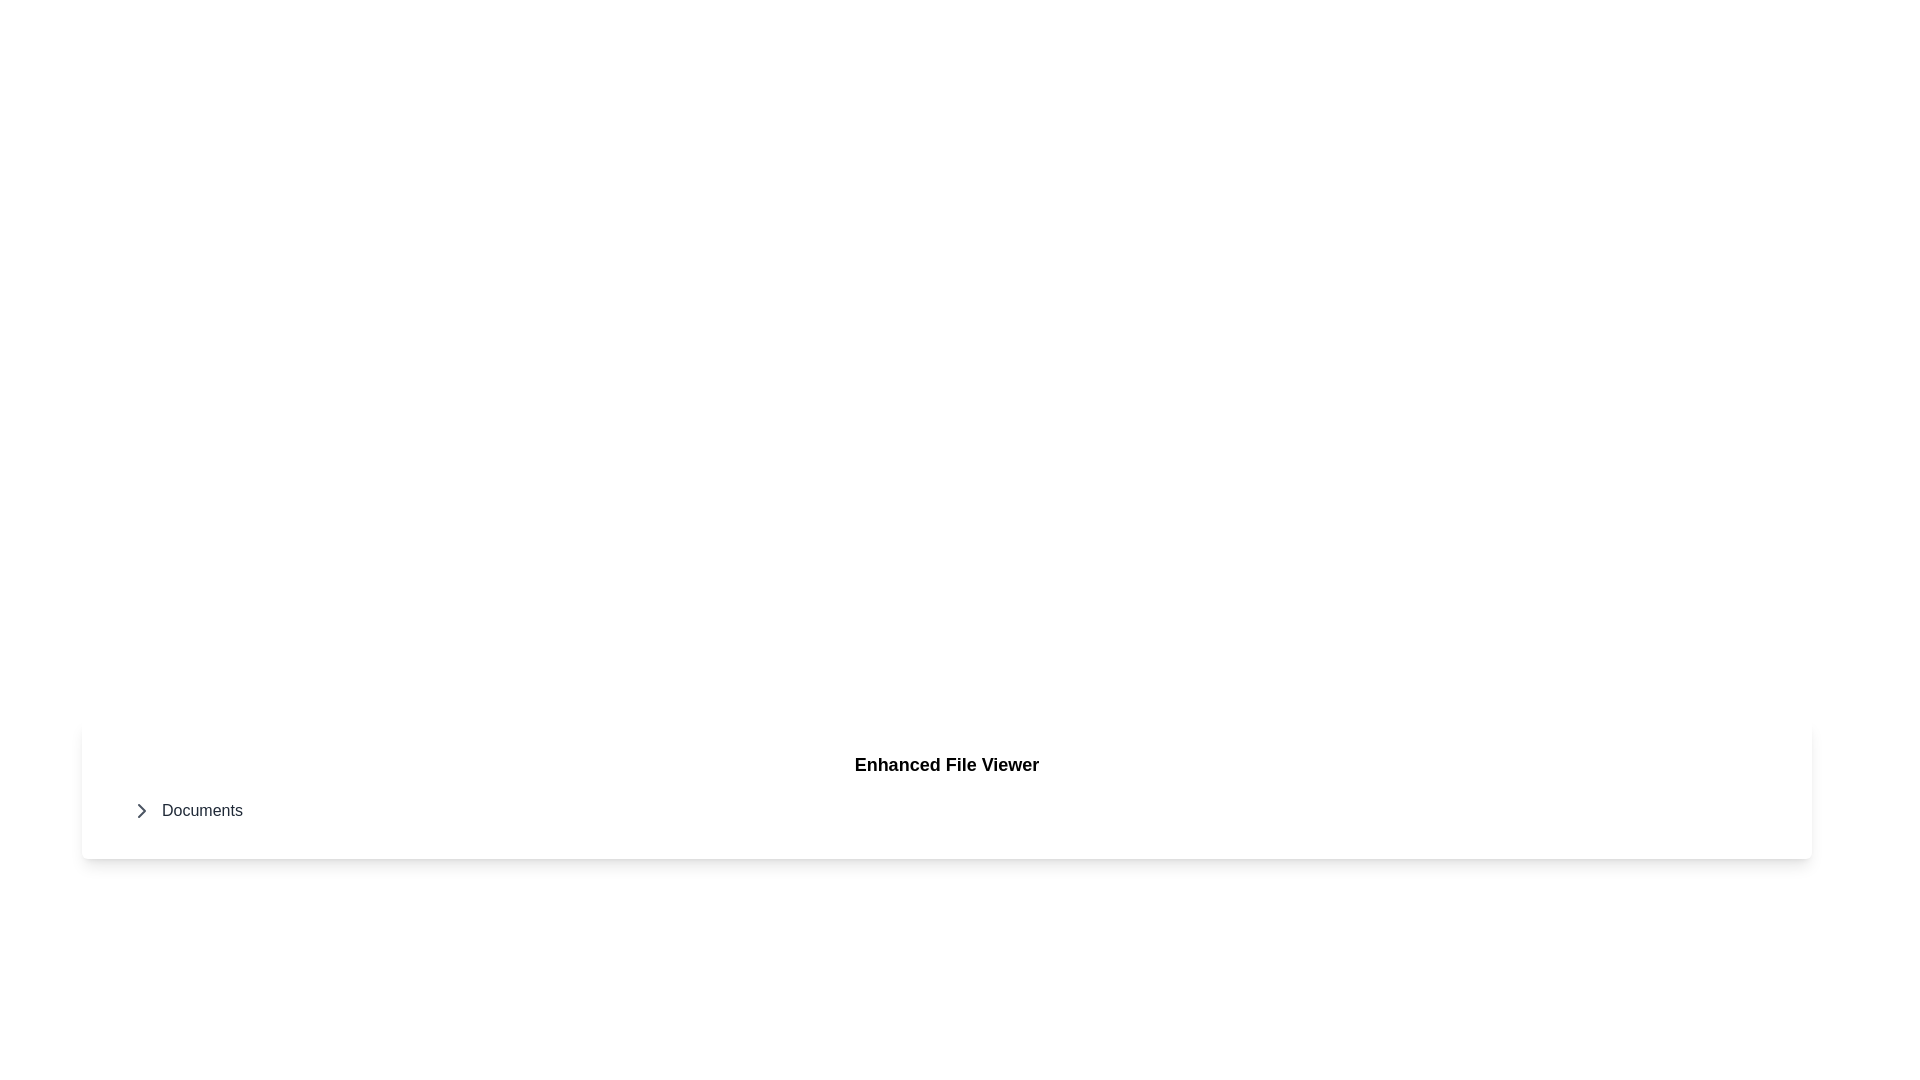 The width and height of the screenshot is (1920, 1080). What do you see at coordinates (141, 810) in the screenshot?
I see `the arrow icon SVG element located in the bottom left region of the interface, adjacent to the text 'Documents'` at bounding box center [141, 810].